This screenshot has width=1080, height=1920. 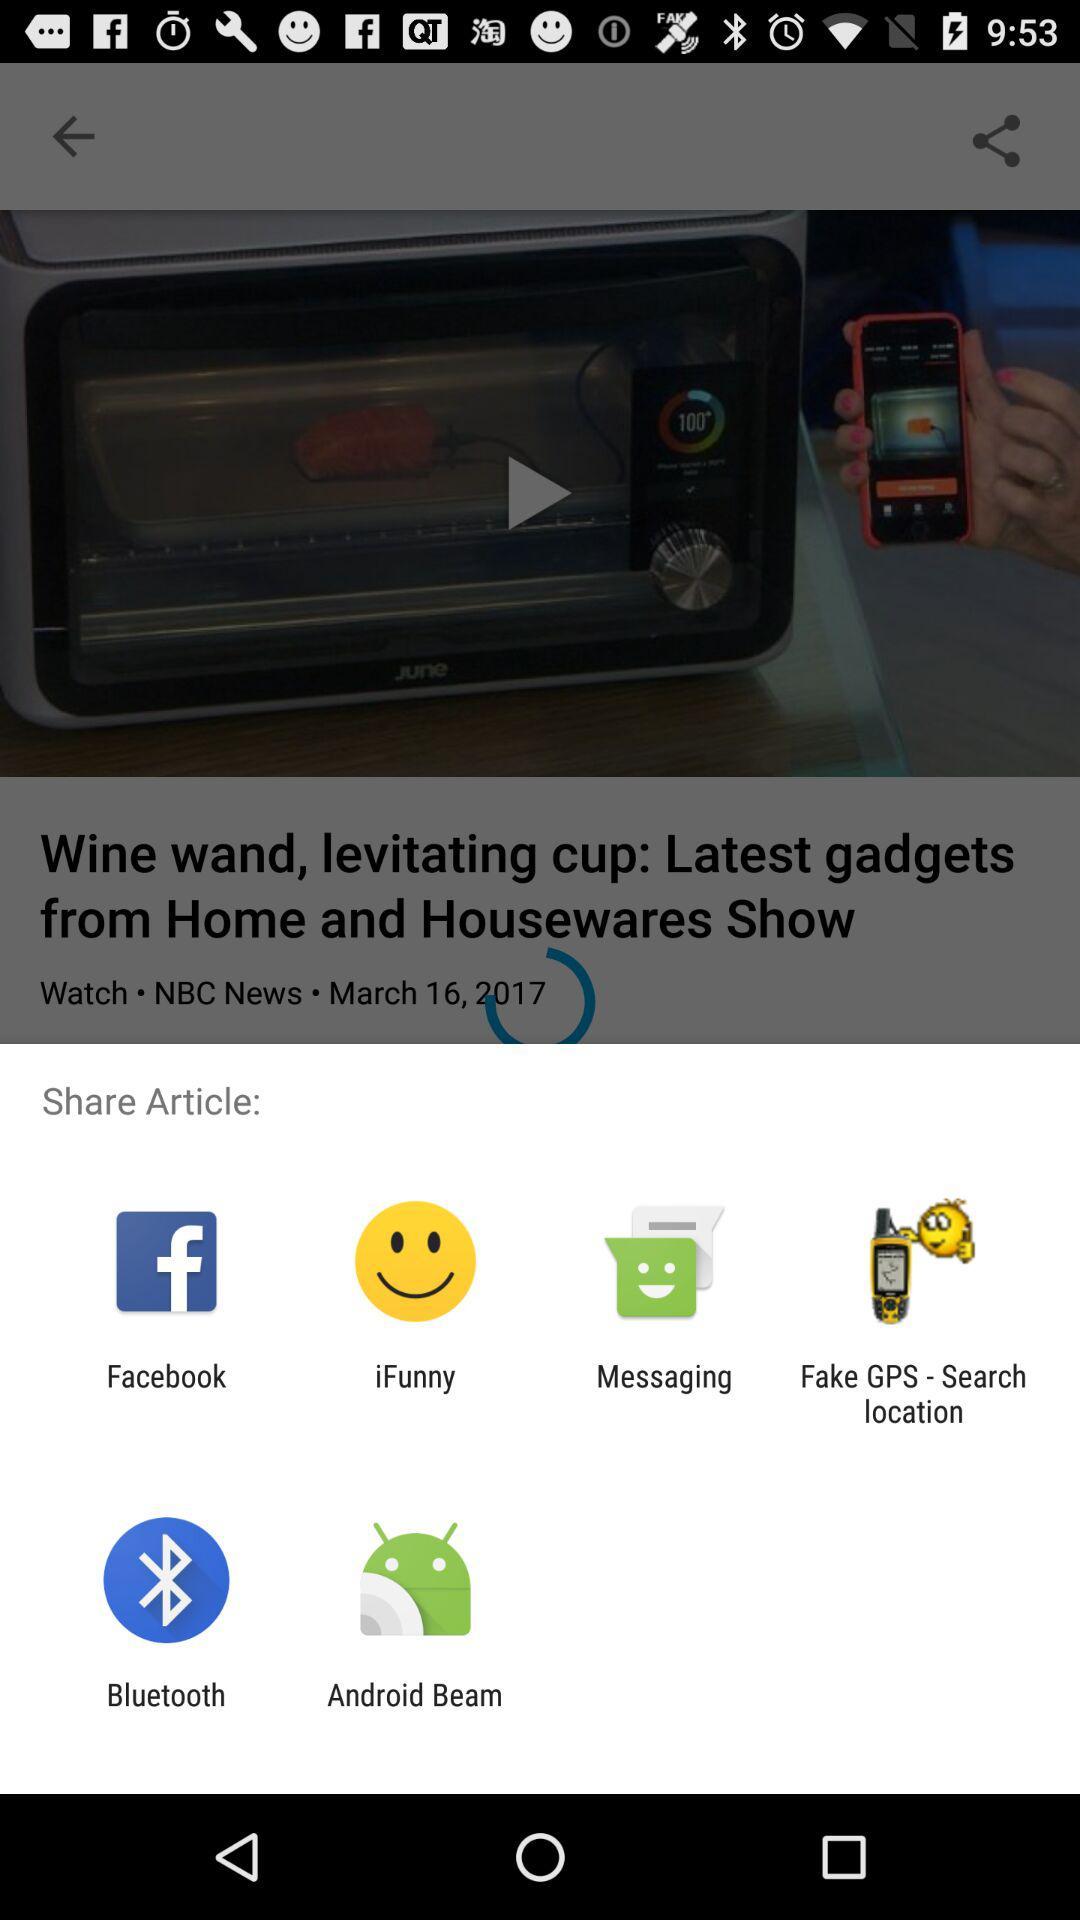 I want to click on ifunny icon, so click(x=414, y=1392).